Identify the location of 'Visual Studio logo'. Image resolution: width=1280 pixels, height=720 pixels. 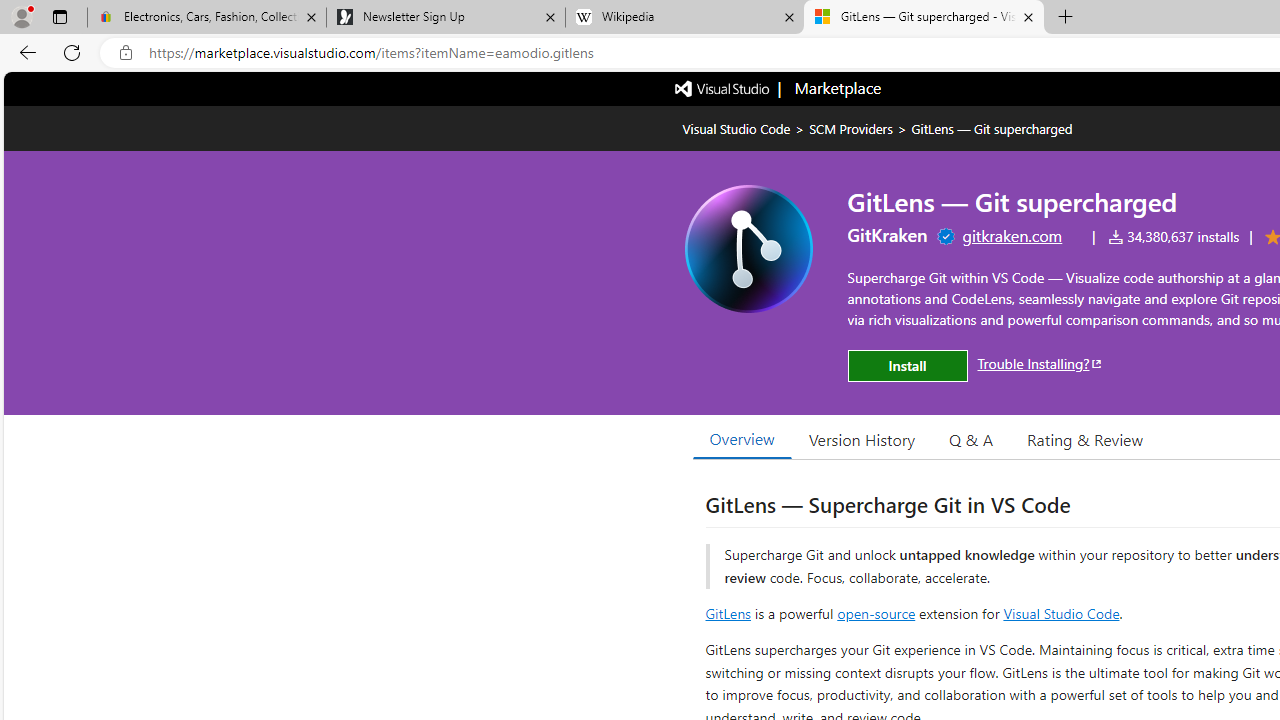
(722, 86).